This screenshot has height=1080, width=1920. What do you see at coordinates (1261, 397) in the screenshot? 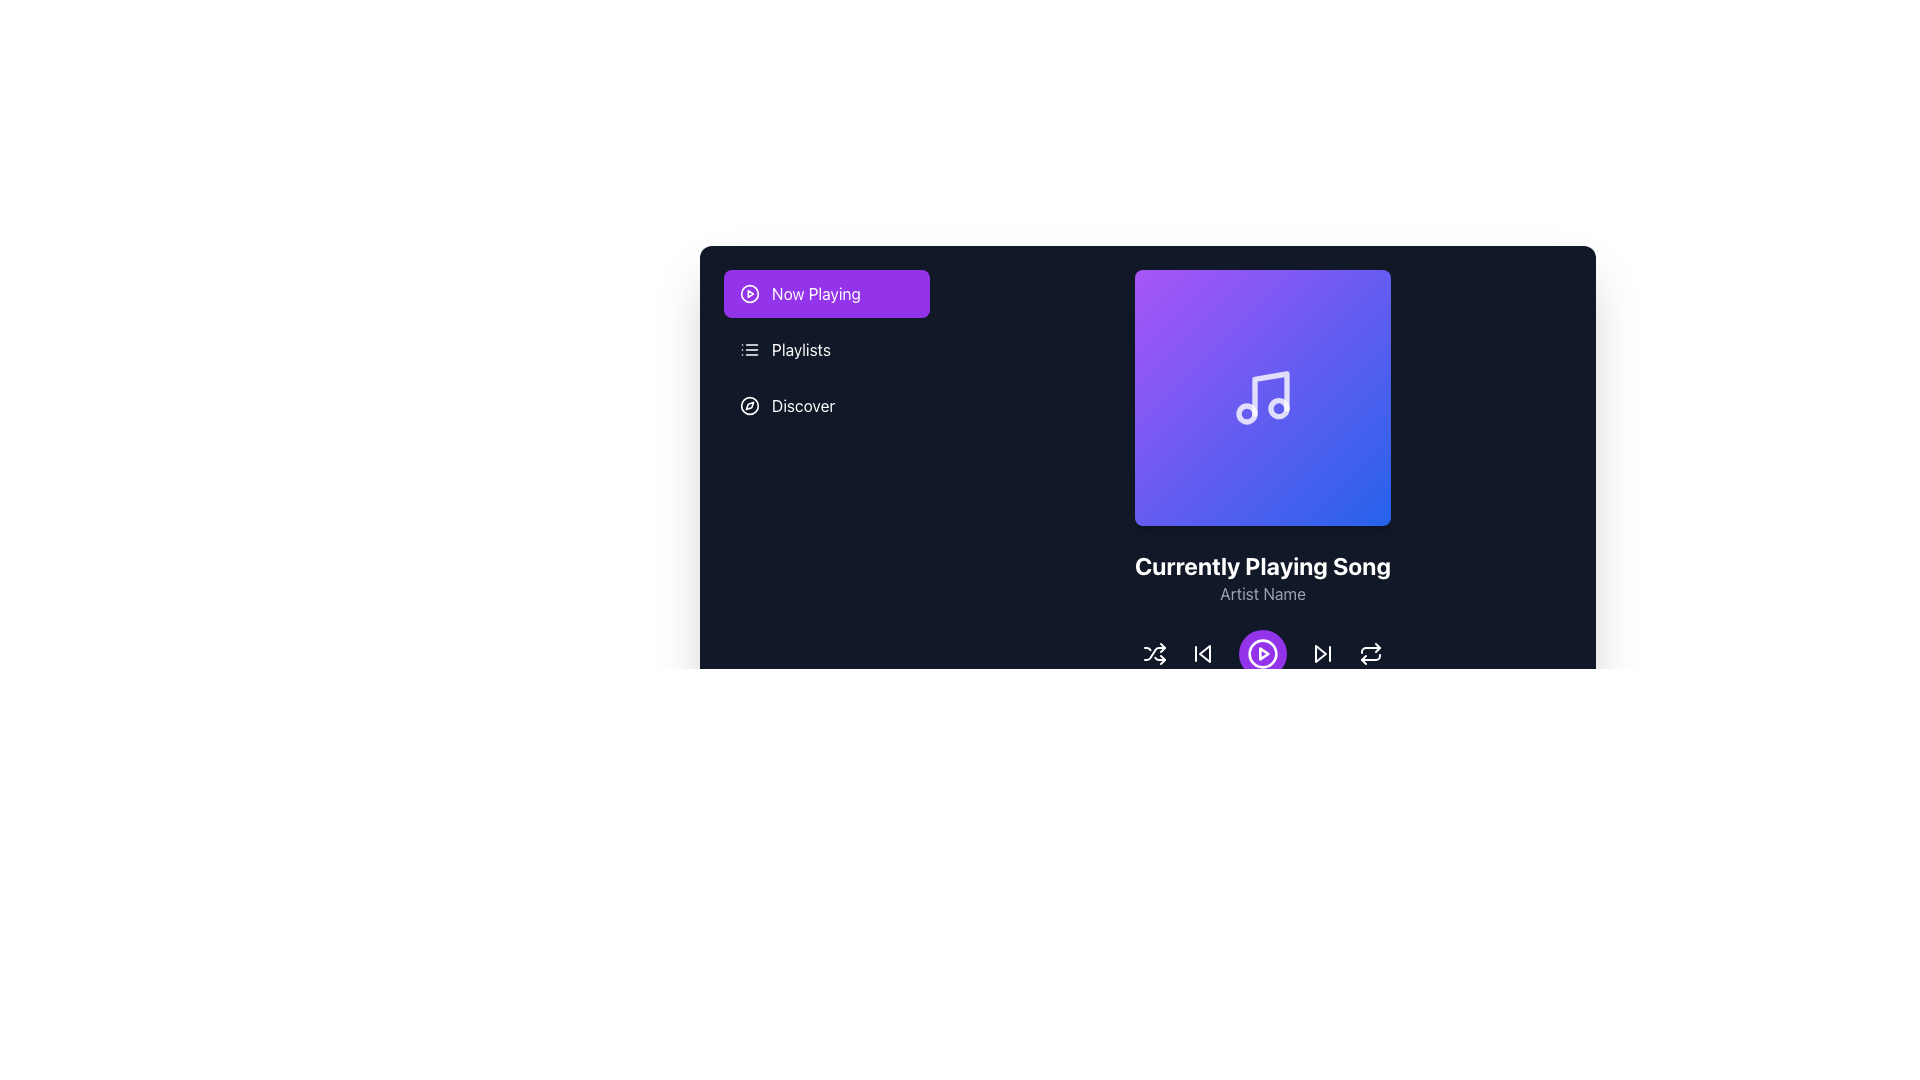
I see `the graphical decorative element that represents the currently playing song in the upper middle area of the music player interface` at bounding box center [1261, 397].